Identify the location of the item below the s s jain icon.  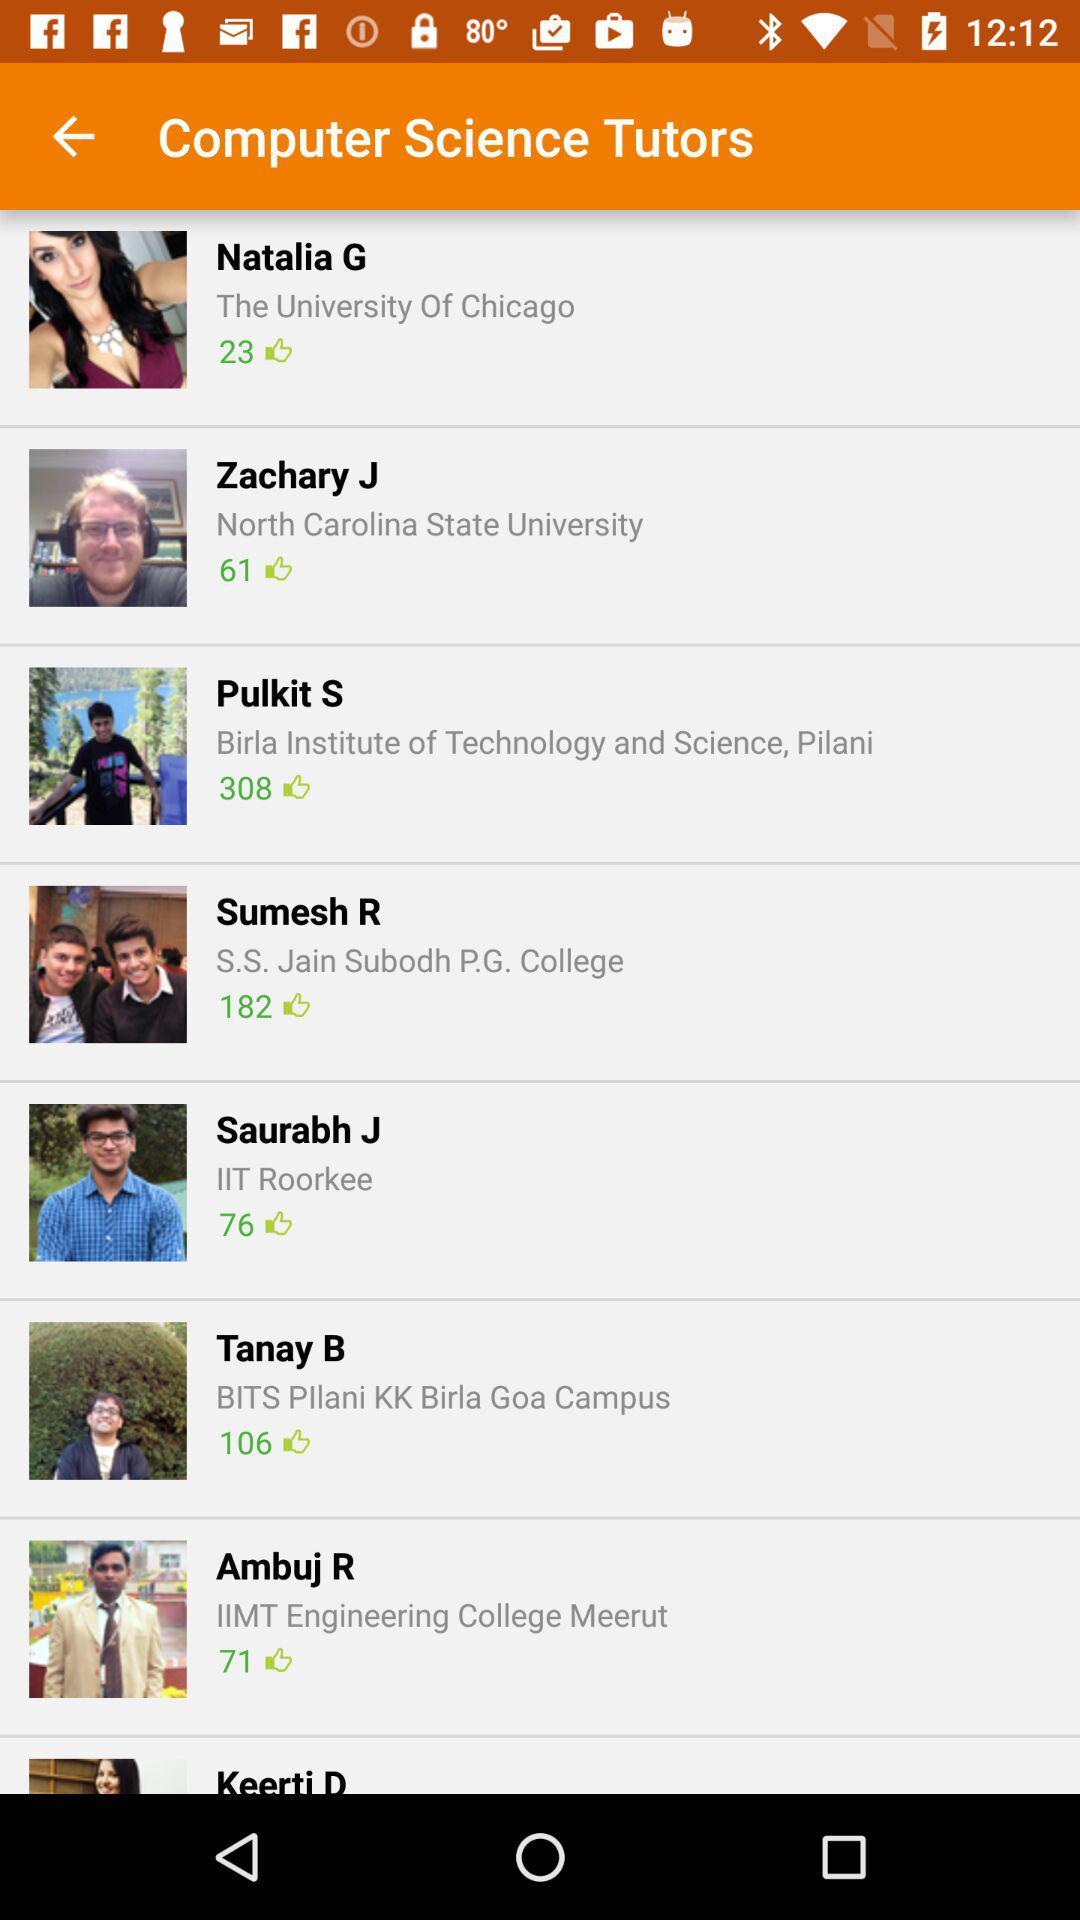
(263, 1005).